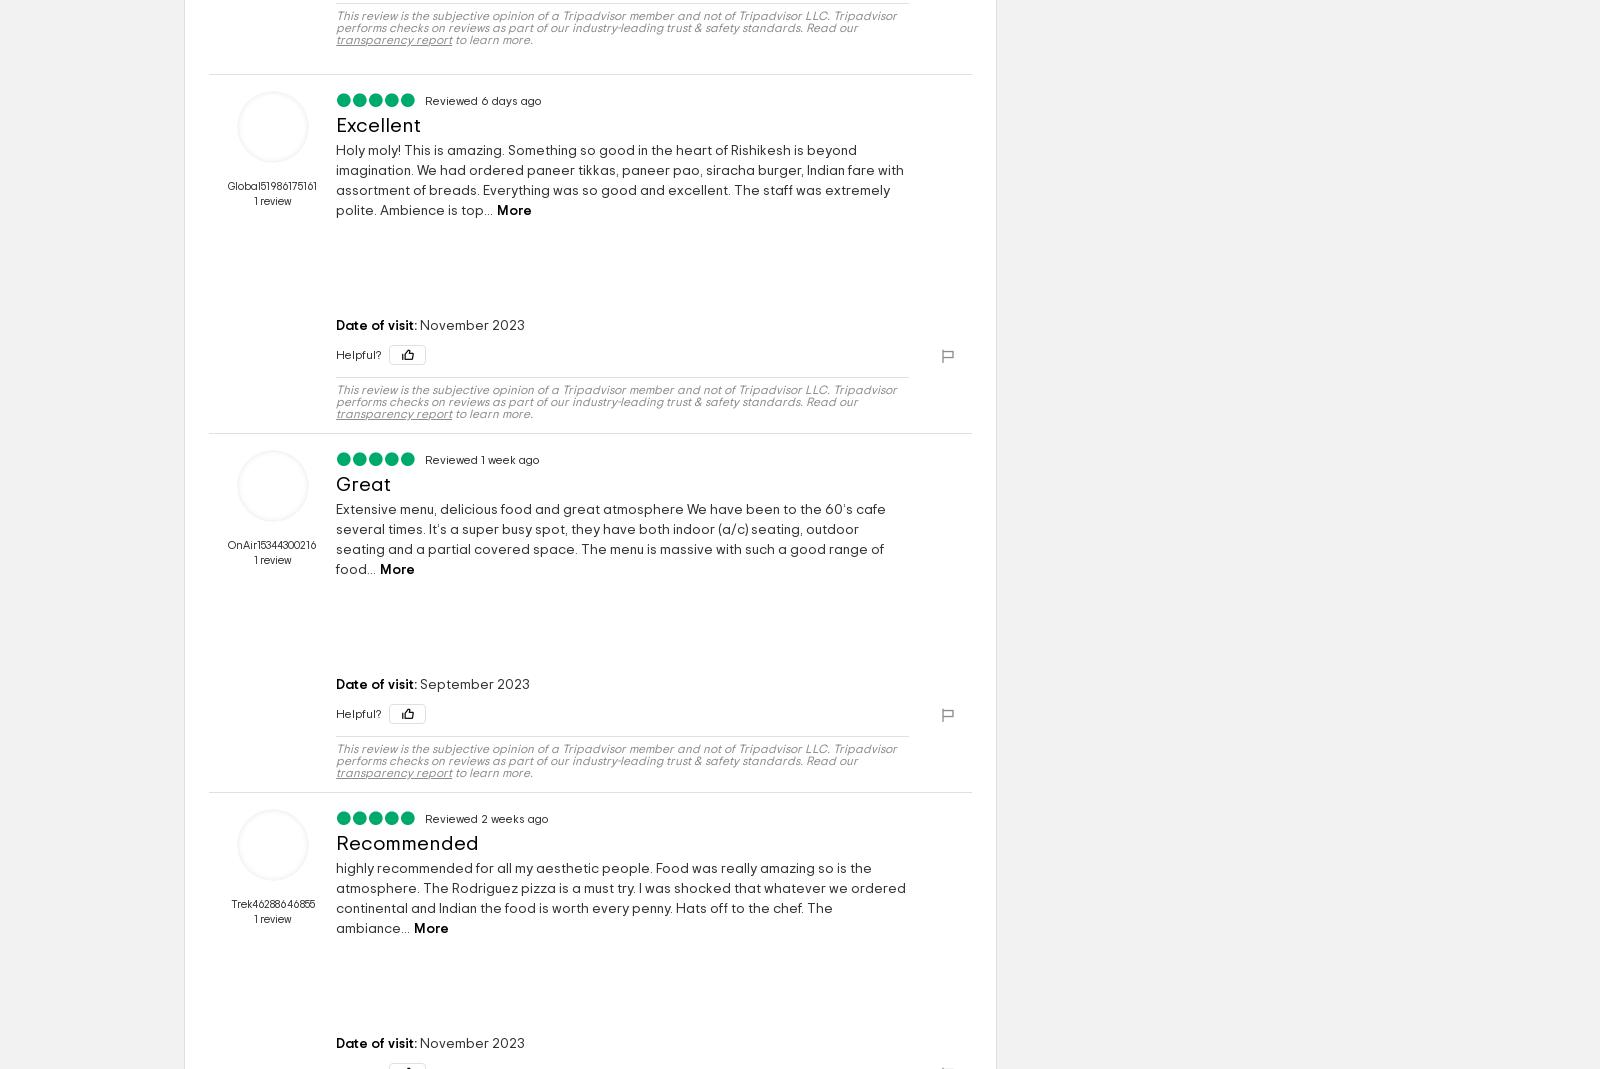 This screenshot has height=1069, width=1600. Describe the element at coordinates (611, 539) in the screenshot. I see `'Extensive menu, delicious food and great atmosphere
We have been to the 60’s cafe several times. It’s a super busy spot, they have both indoor (a/c) seating, outdoor seating and a partial covered space. The menu is massive with such a good range of food...'` at that location.